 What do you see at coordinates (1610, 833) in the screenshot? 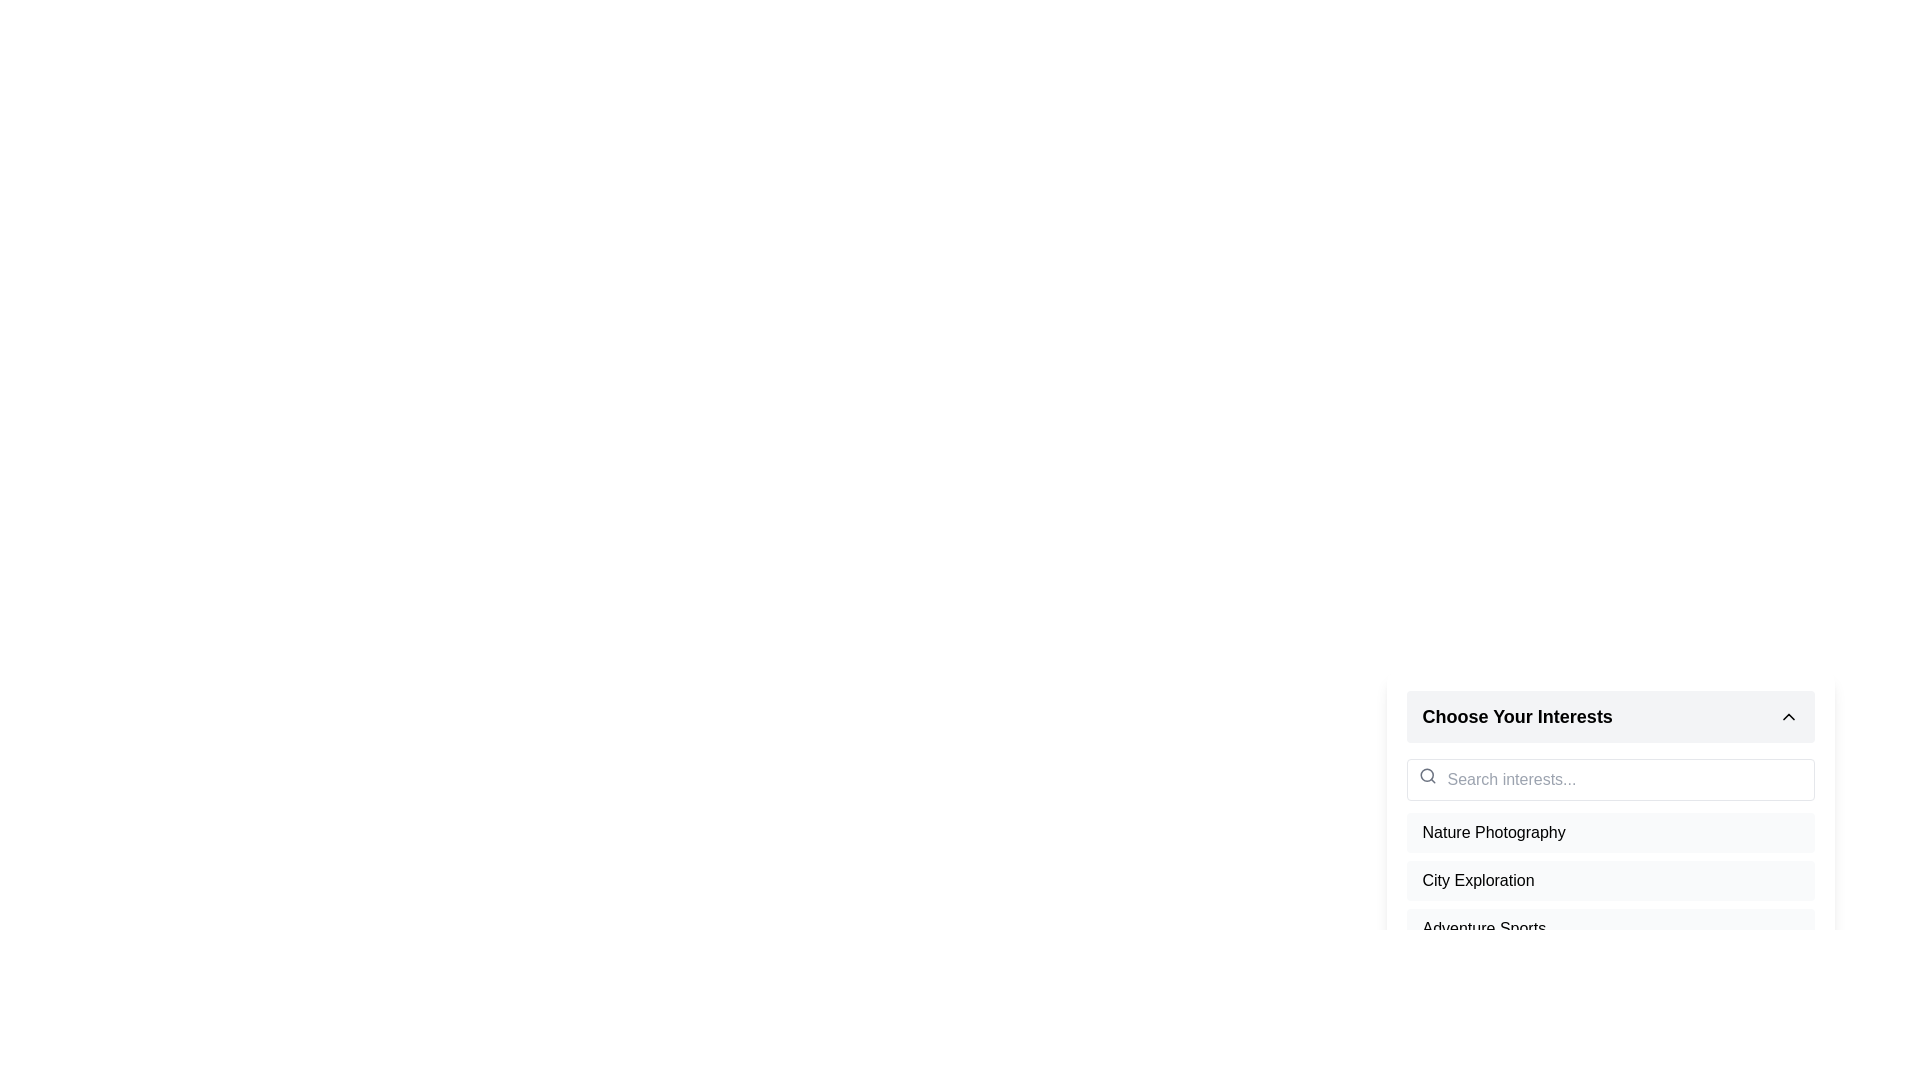
I see `the first item in the 'Choose Your Interests' list, which allows users` at bounding box center [1610, 833].